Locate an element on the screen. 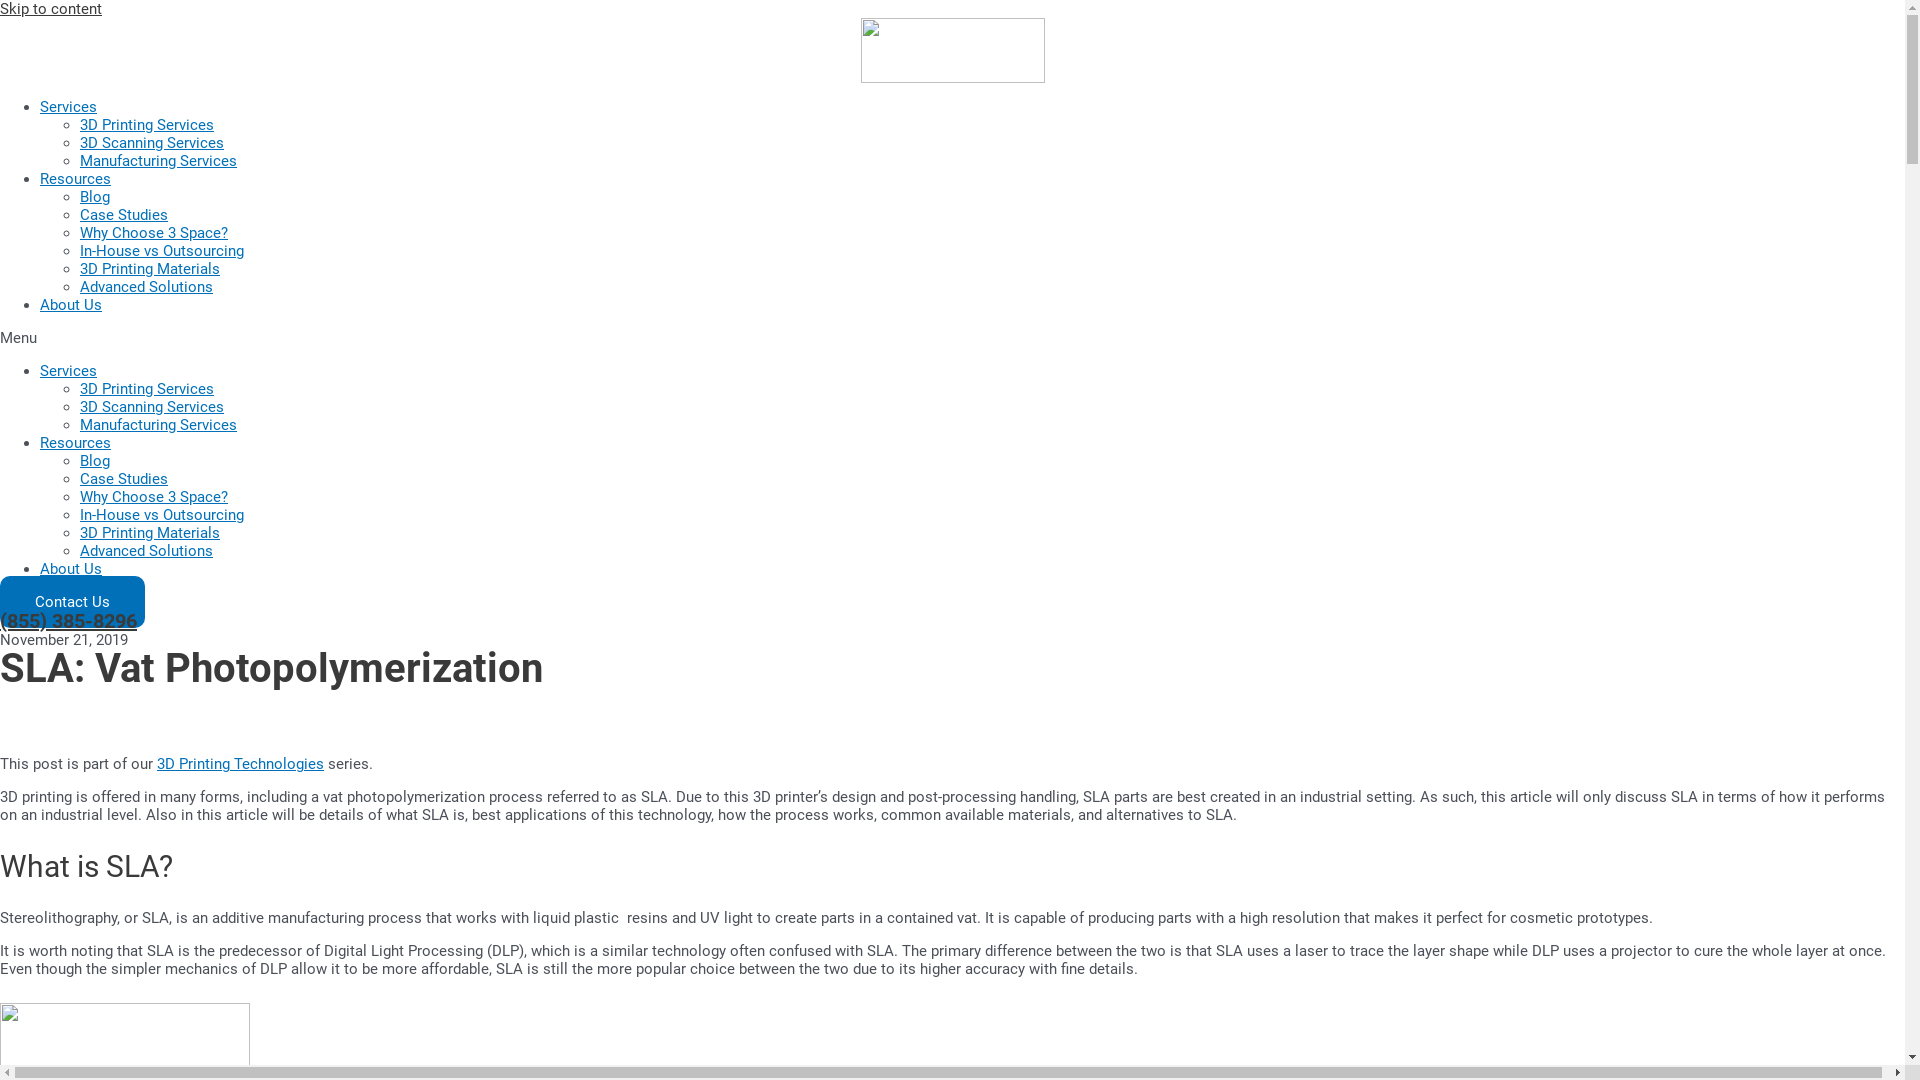  '3D Printing Technologies' is located at coordinates (240, 763).